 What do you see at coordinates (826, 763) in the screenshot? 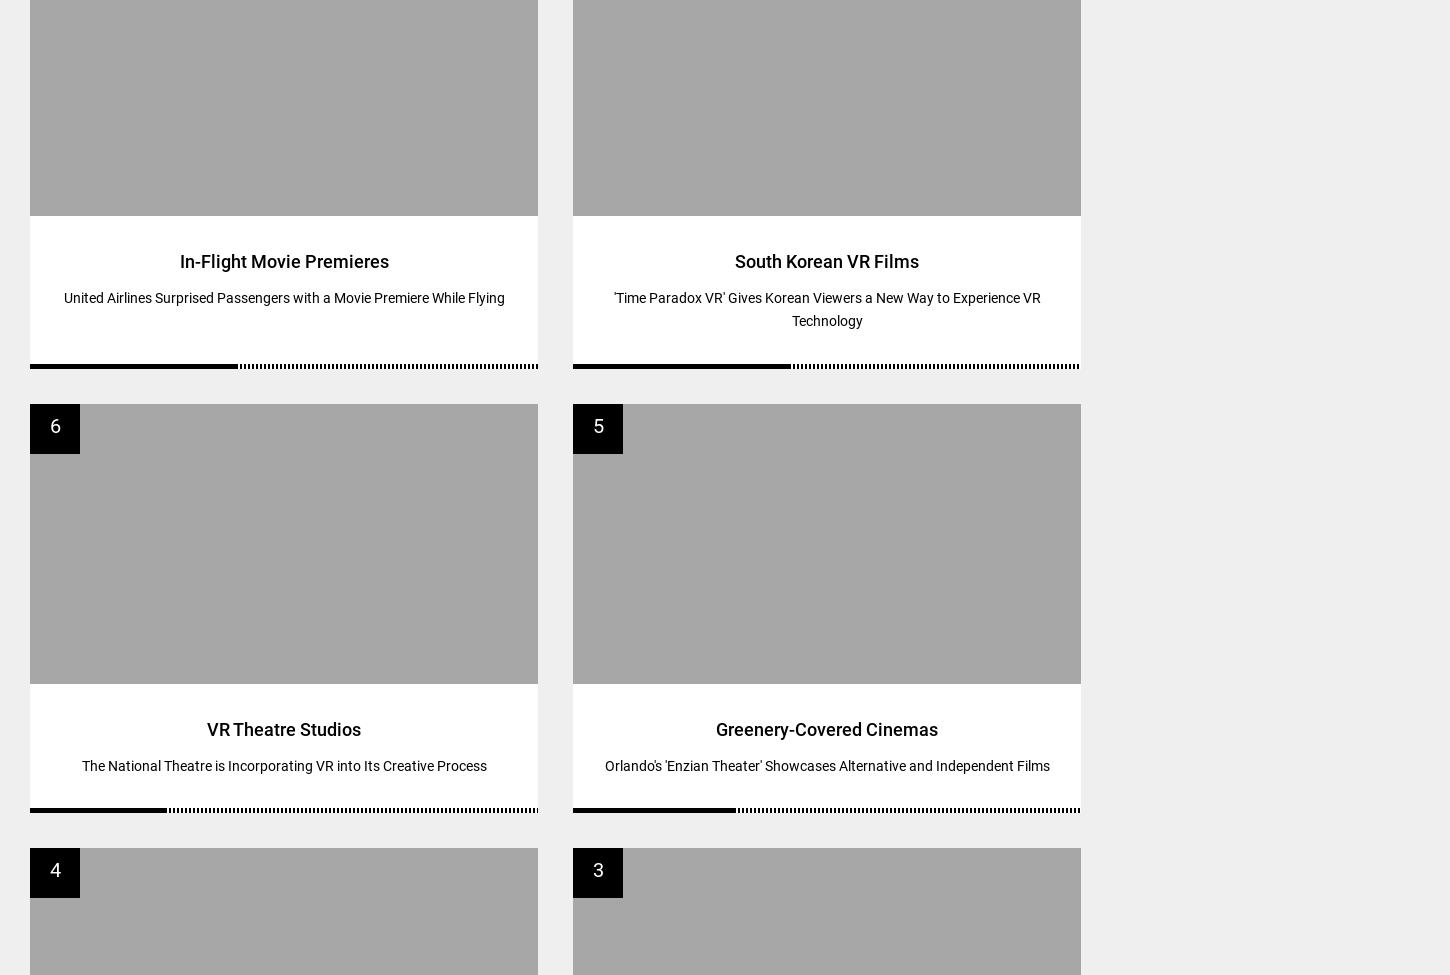
I see `'Orlando's 'Enzian Theater' Showcases Alternative and Independent Films'` at bounding box center [826, 763].